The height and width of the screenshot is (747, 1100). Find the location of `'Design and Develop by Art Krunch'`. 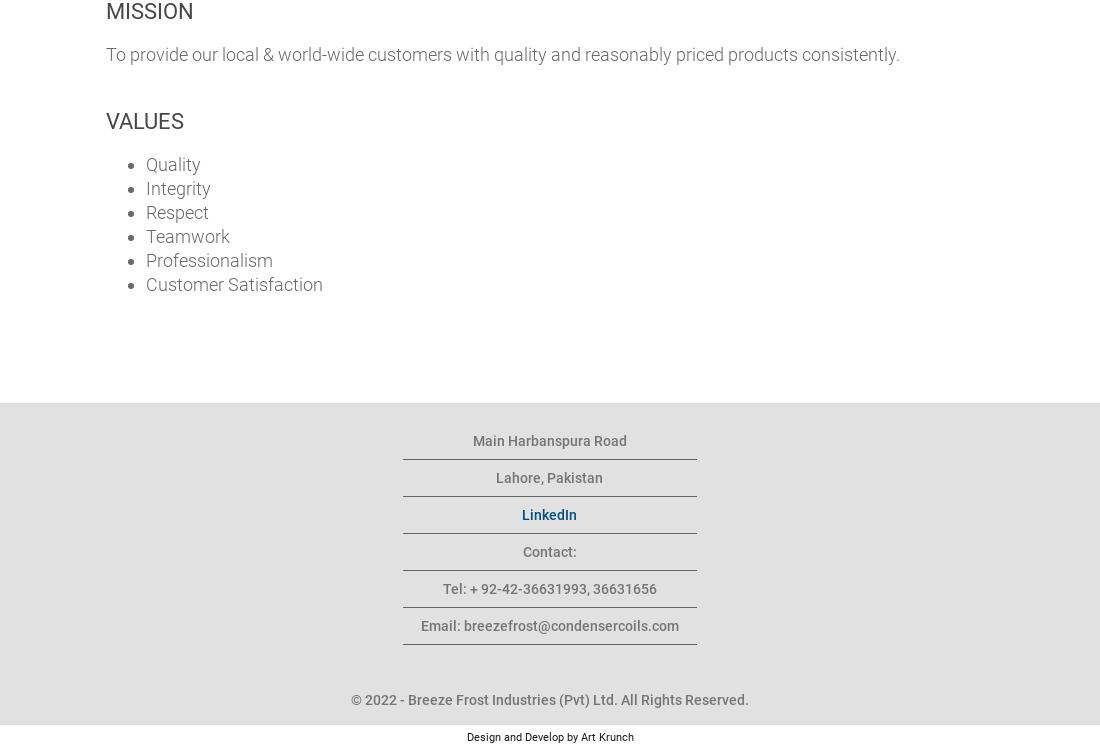

'Design and Develop by Art Krunch' is located at coordinates (549, 736).